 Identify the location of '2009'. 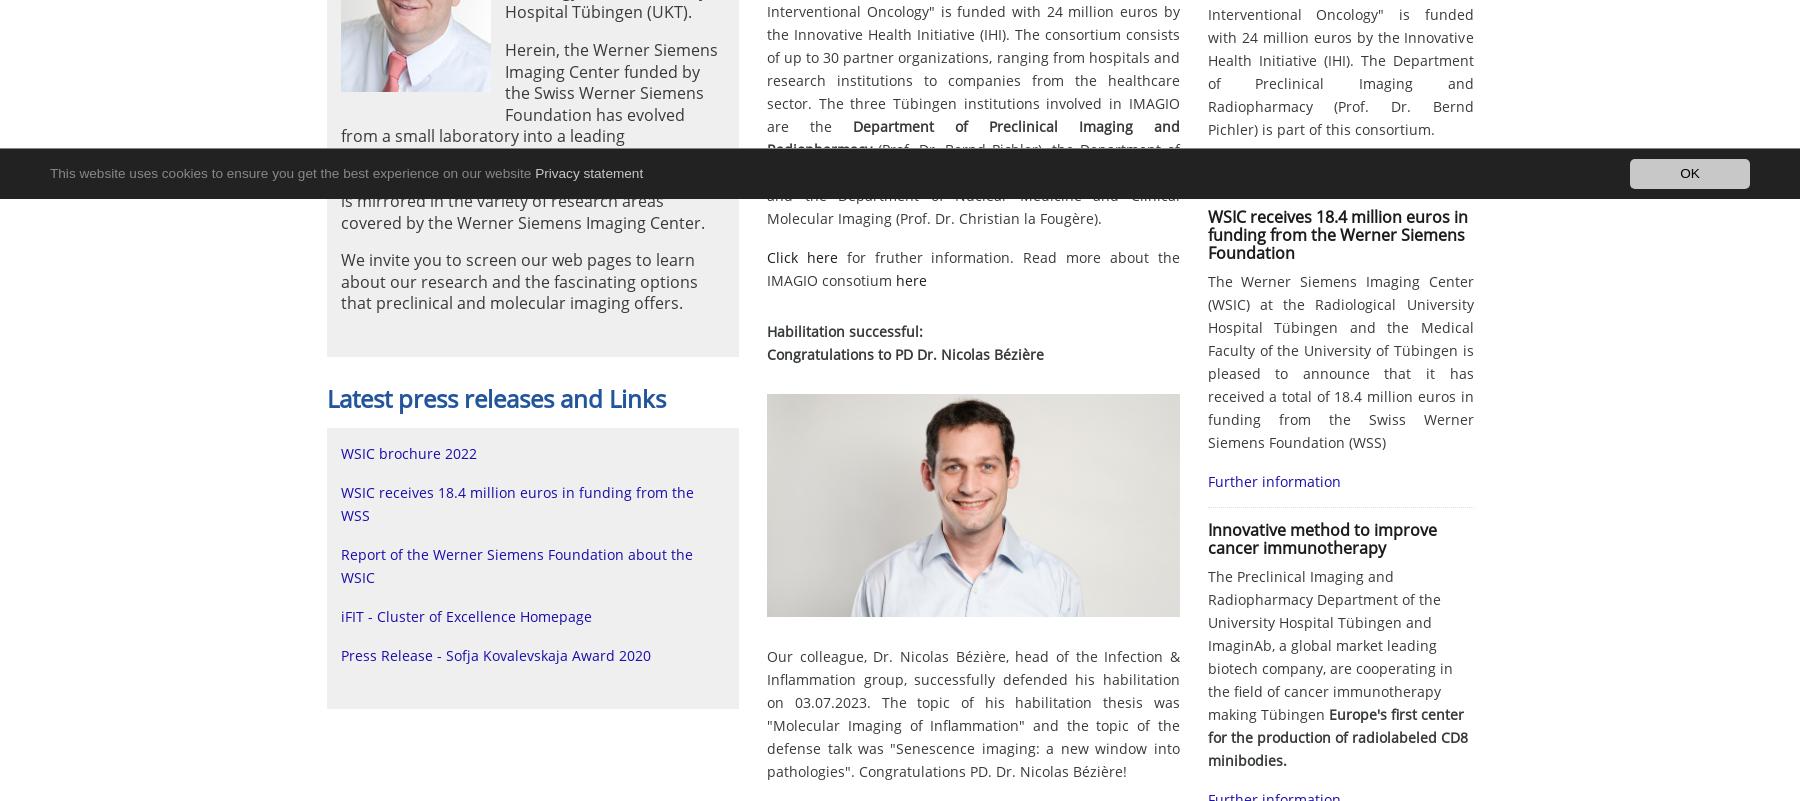
(889, 76).